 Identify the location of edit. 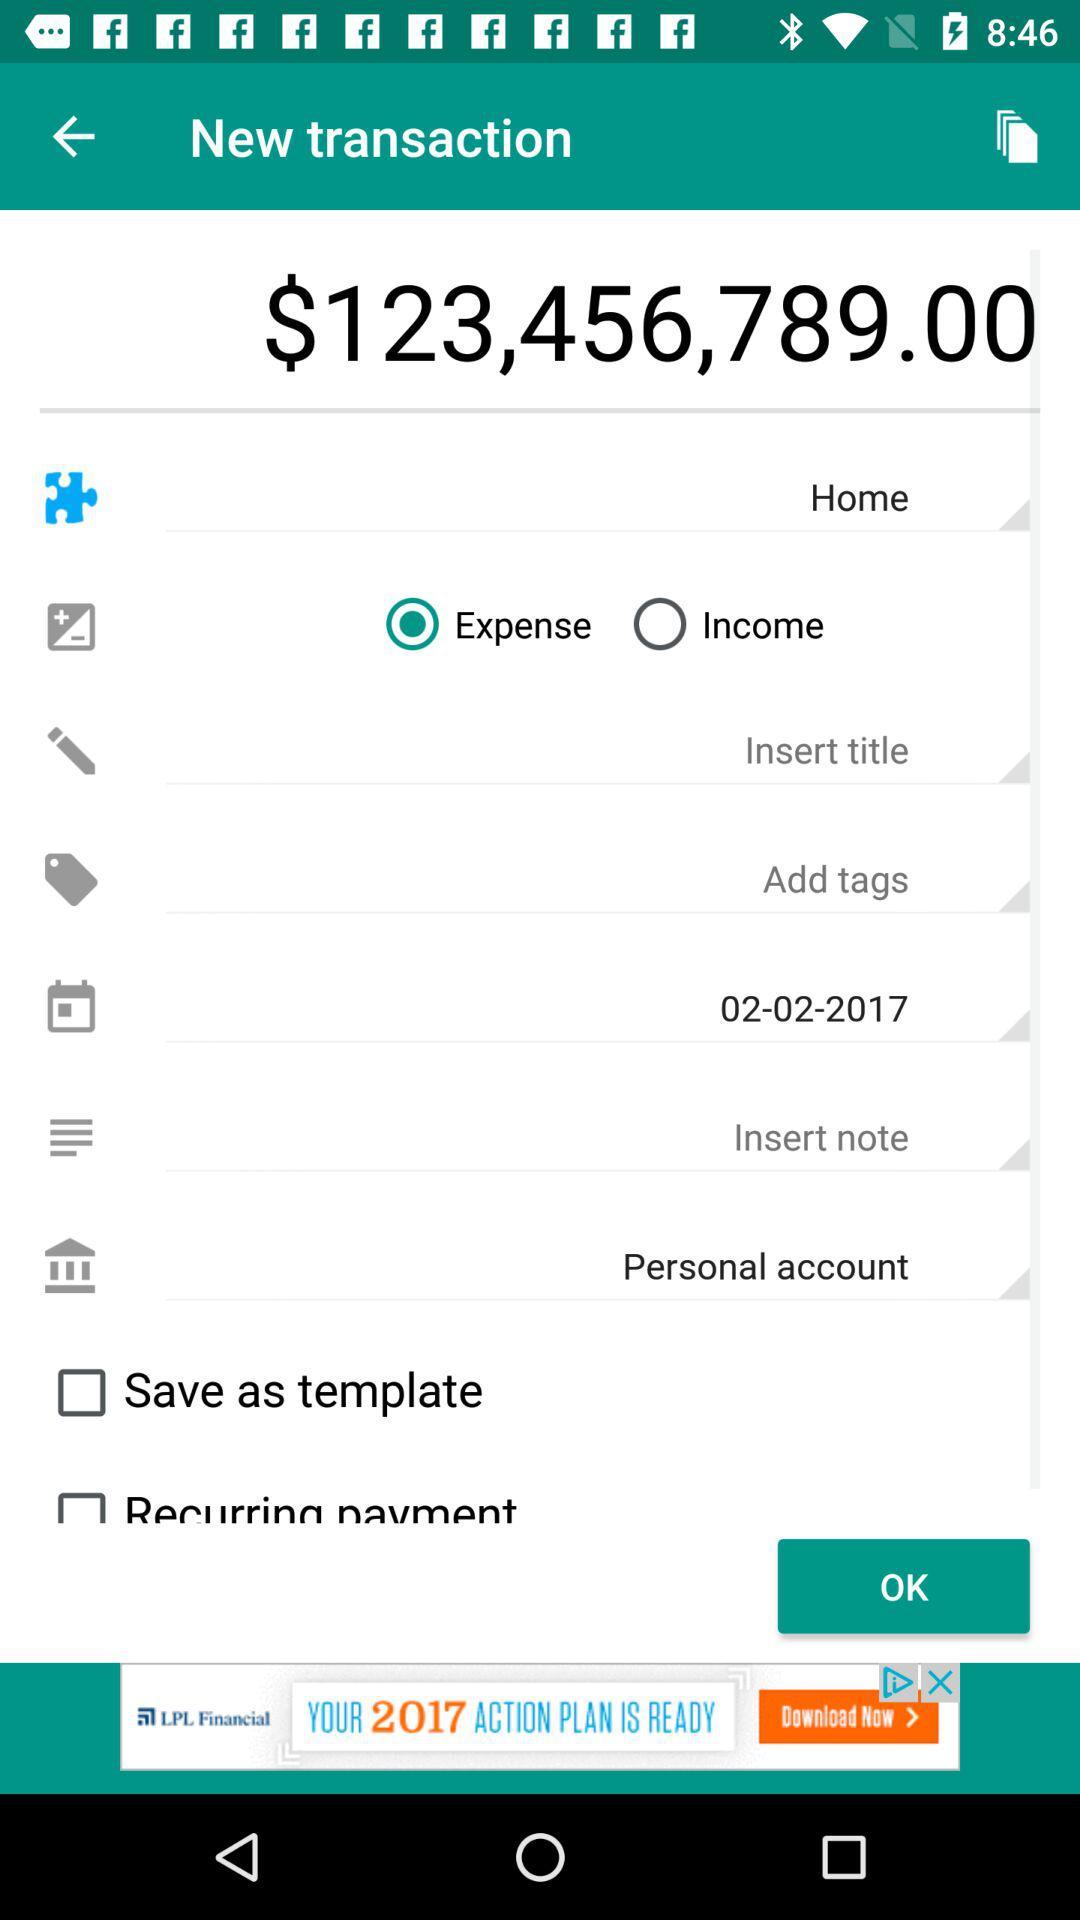
(70, 749).